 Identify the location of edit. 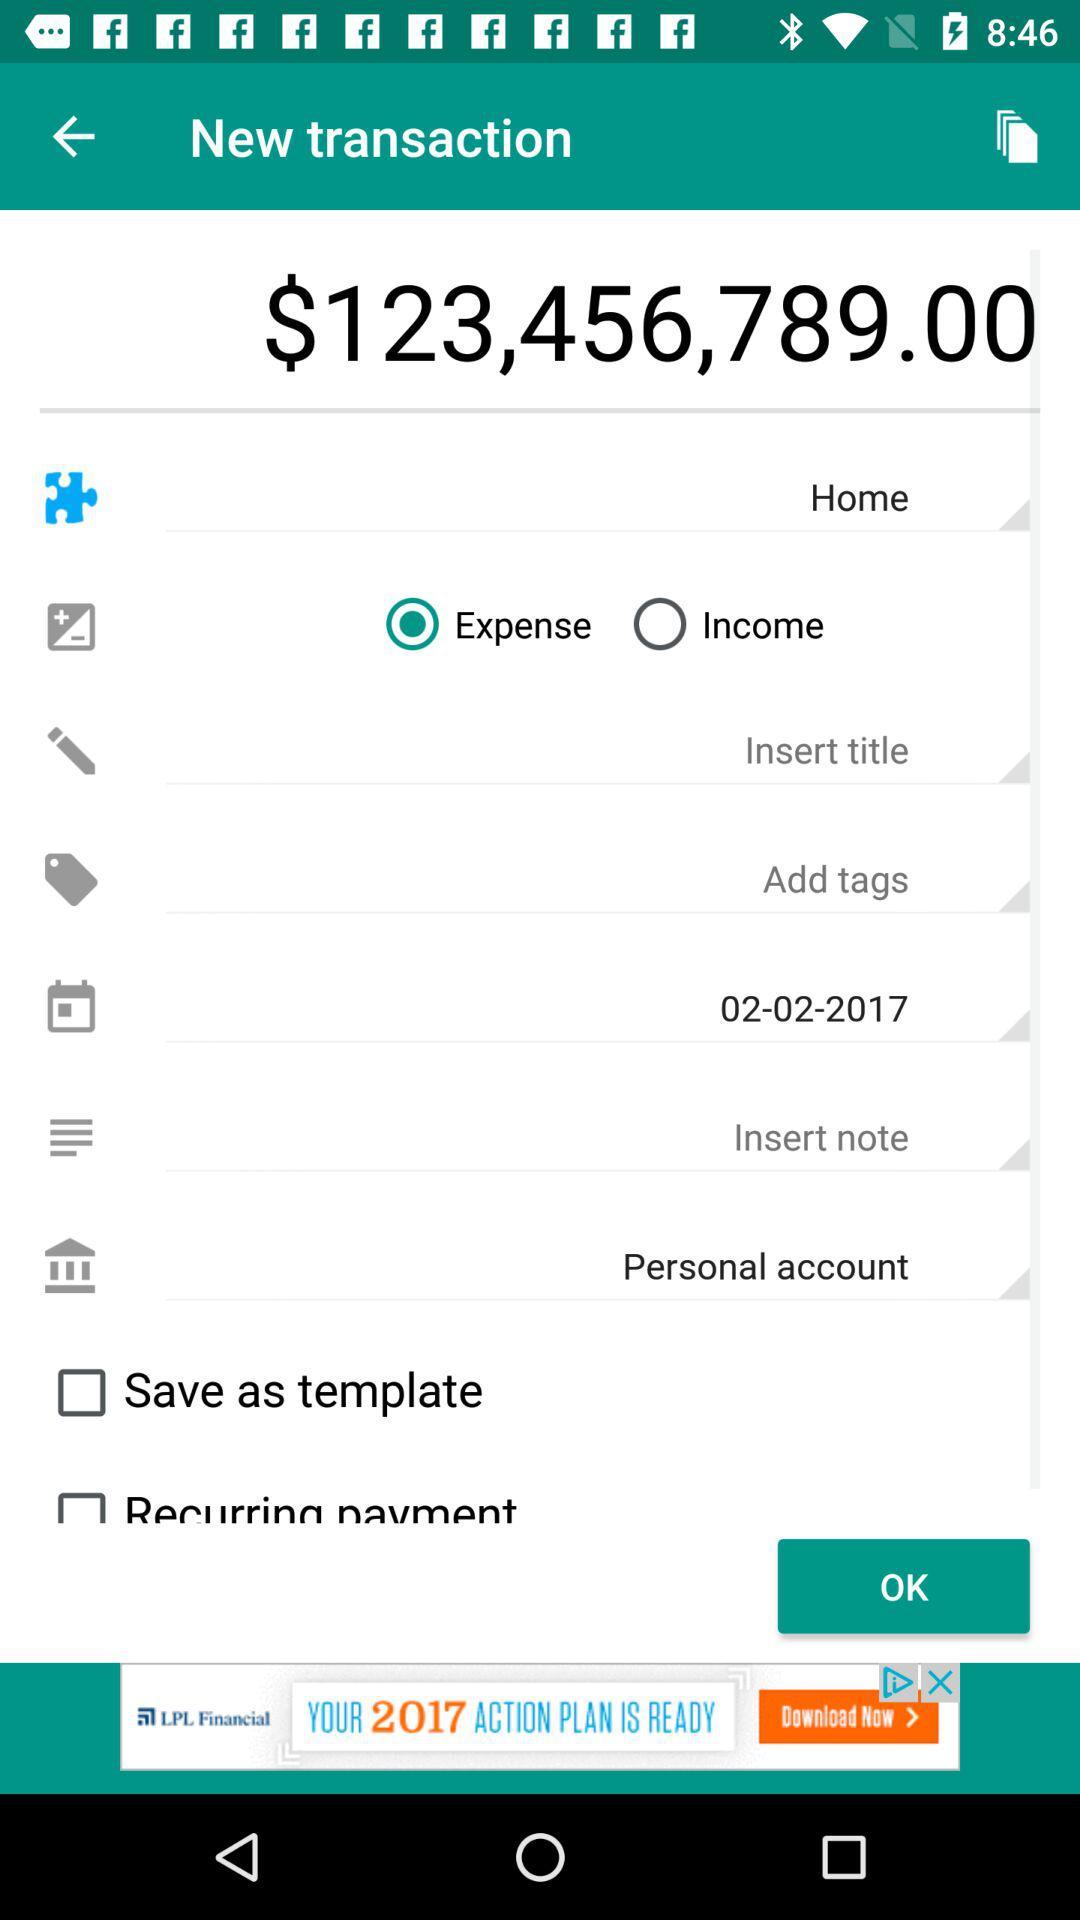
(70, 749).